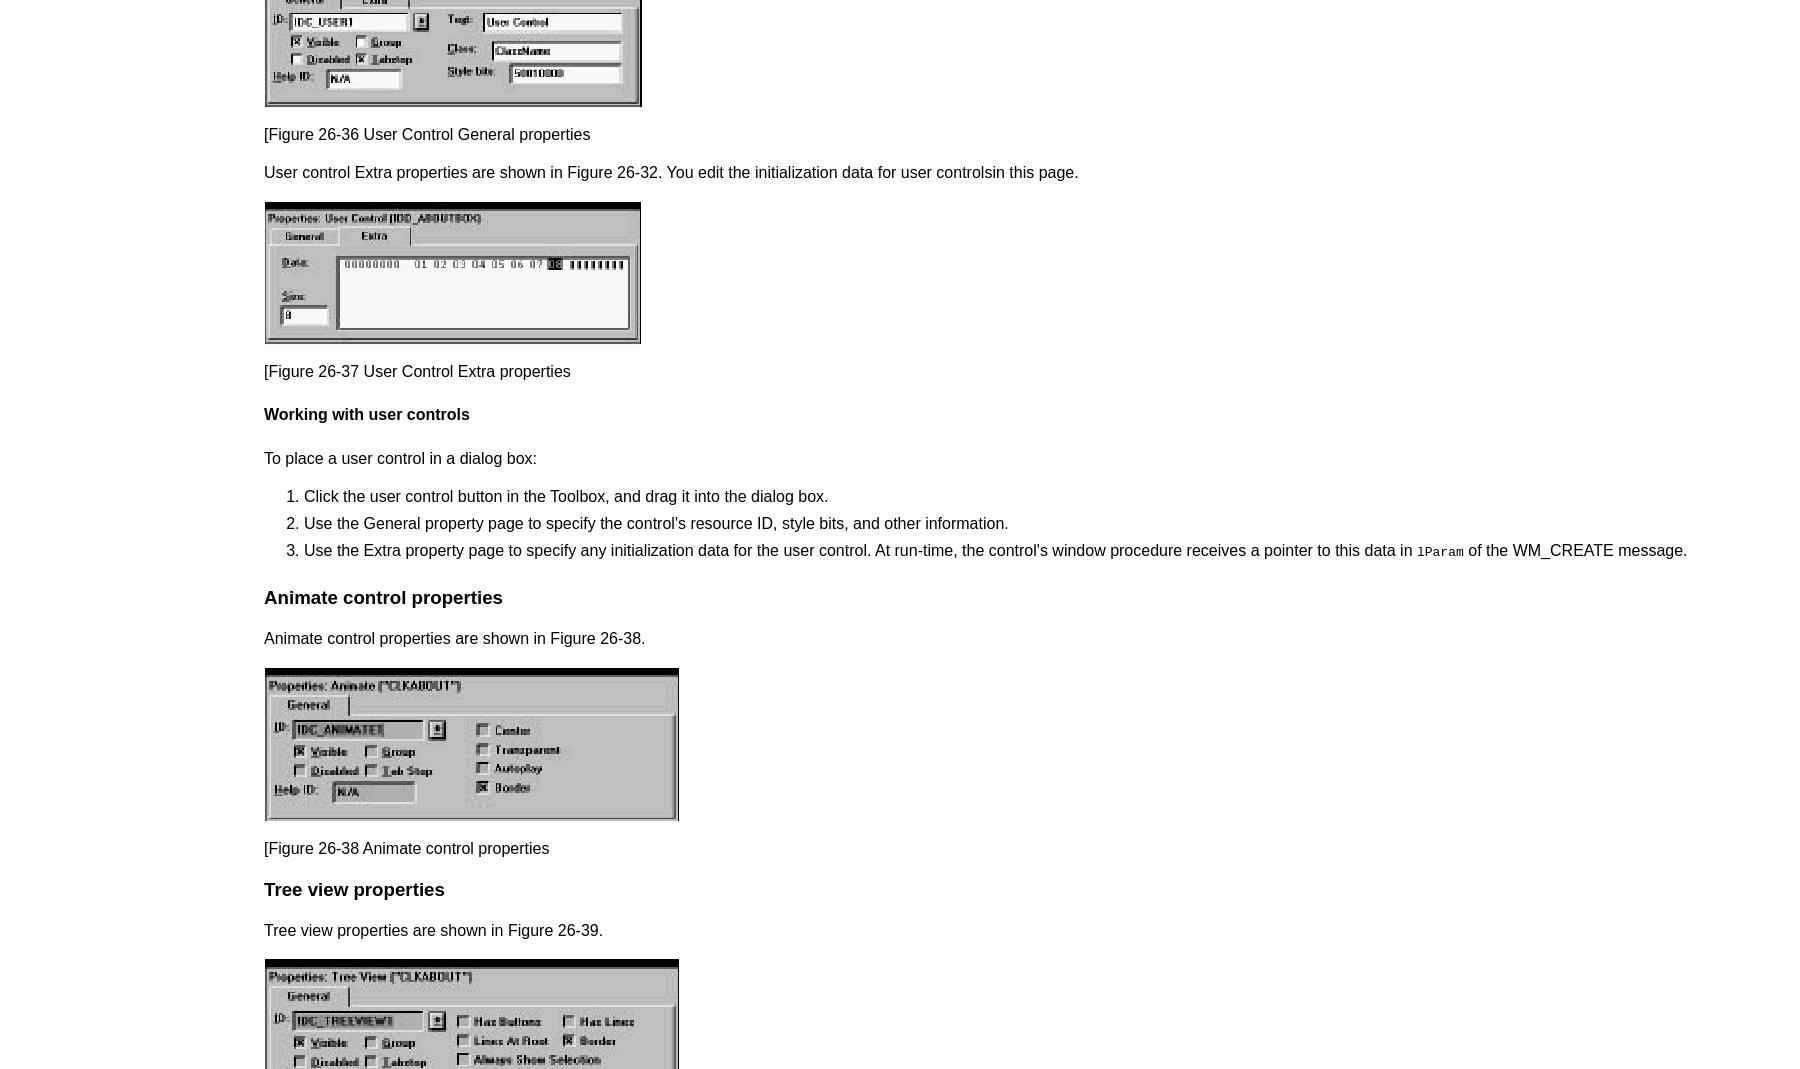  Describe the element at coordinates (354, 887) in the screenshot. I see `'Tree view properties'` at that location.